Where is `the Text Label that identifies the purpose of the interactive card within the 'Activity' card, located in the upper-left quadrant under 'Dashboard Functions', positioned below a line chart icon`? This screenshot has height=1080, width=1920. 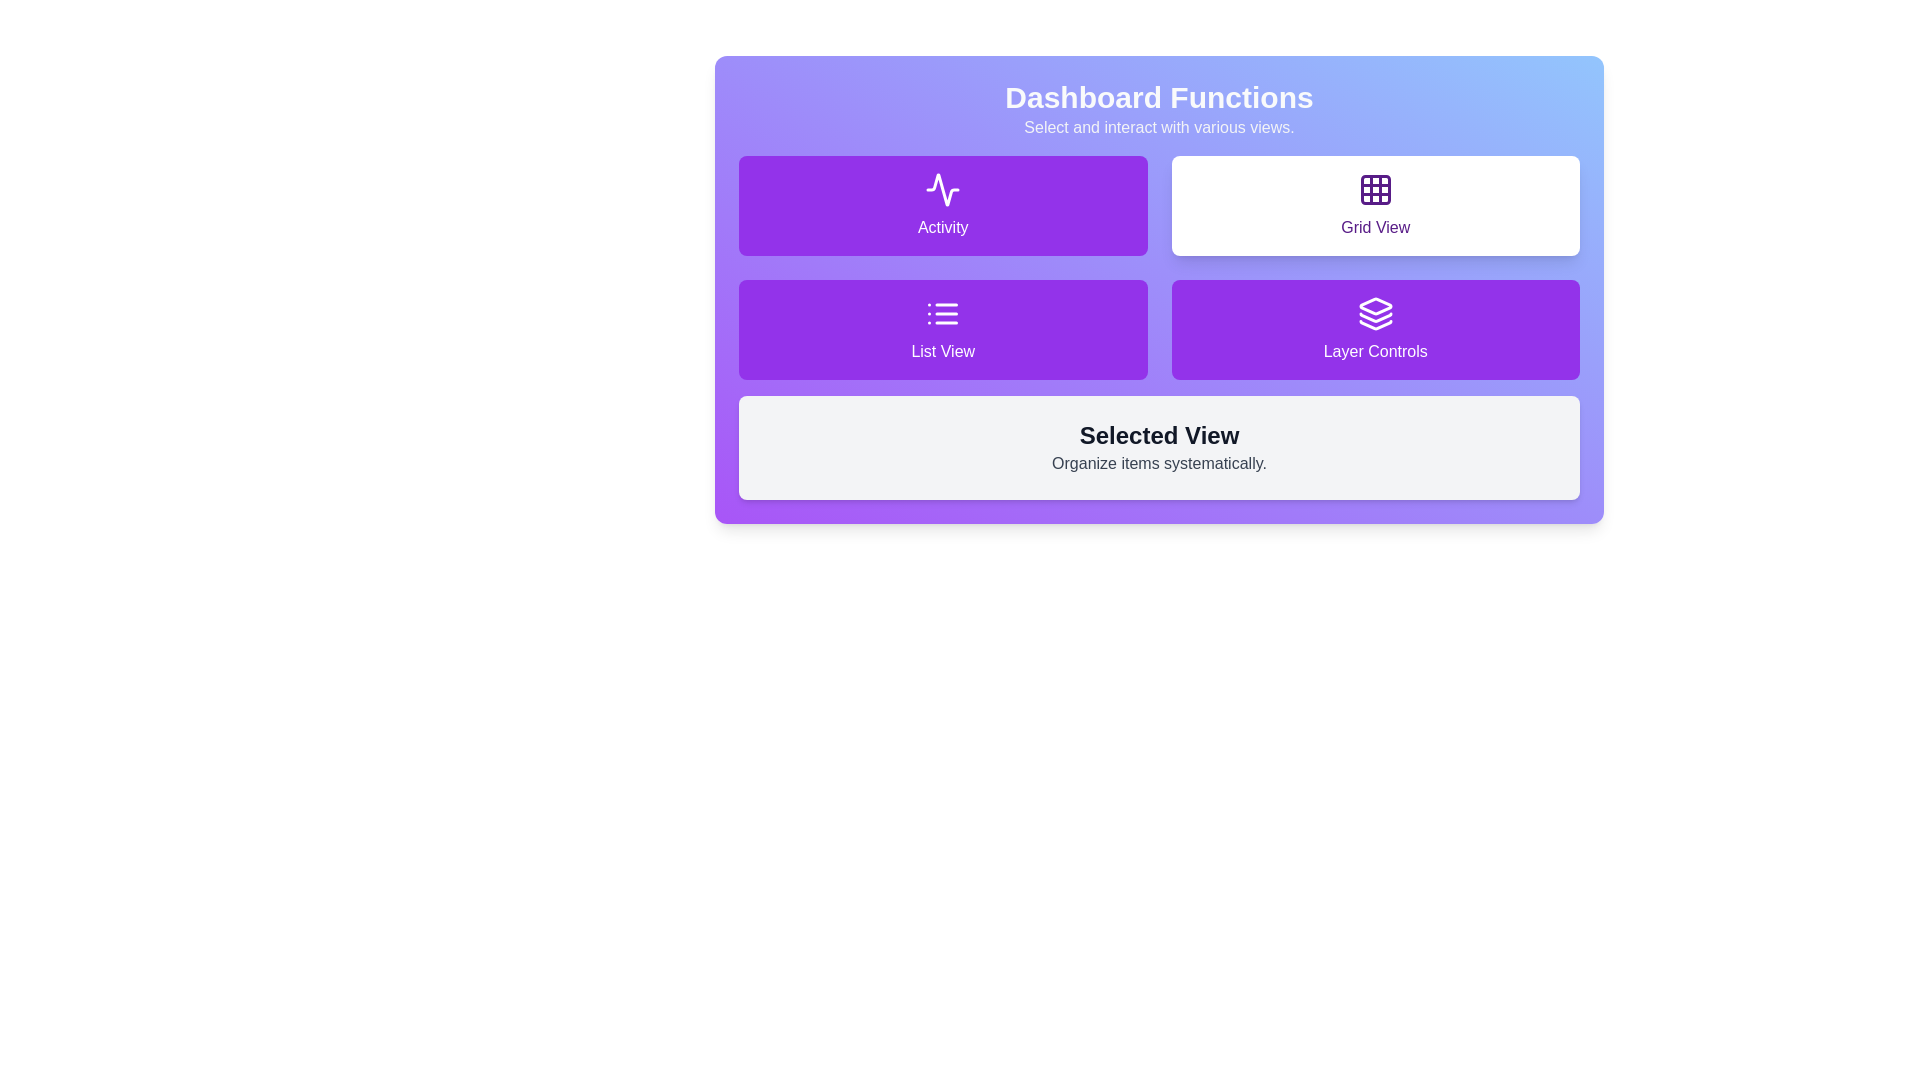 the Text Label that identifies the purpose of the interactive card within the 'Activity' card, located in the upper-left quadrant under 'Dashboard Functions', positioned below a line chart icon is located at coordinates (942, 226).